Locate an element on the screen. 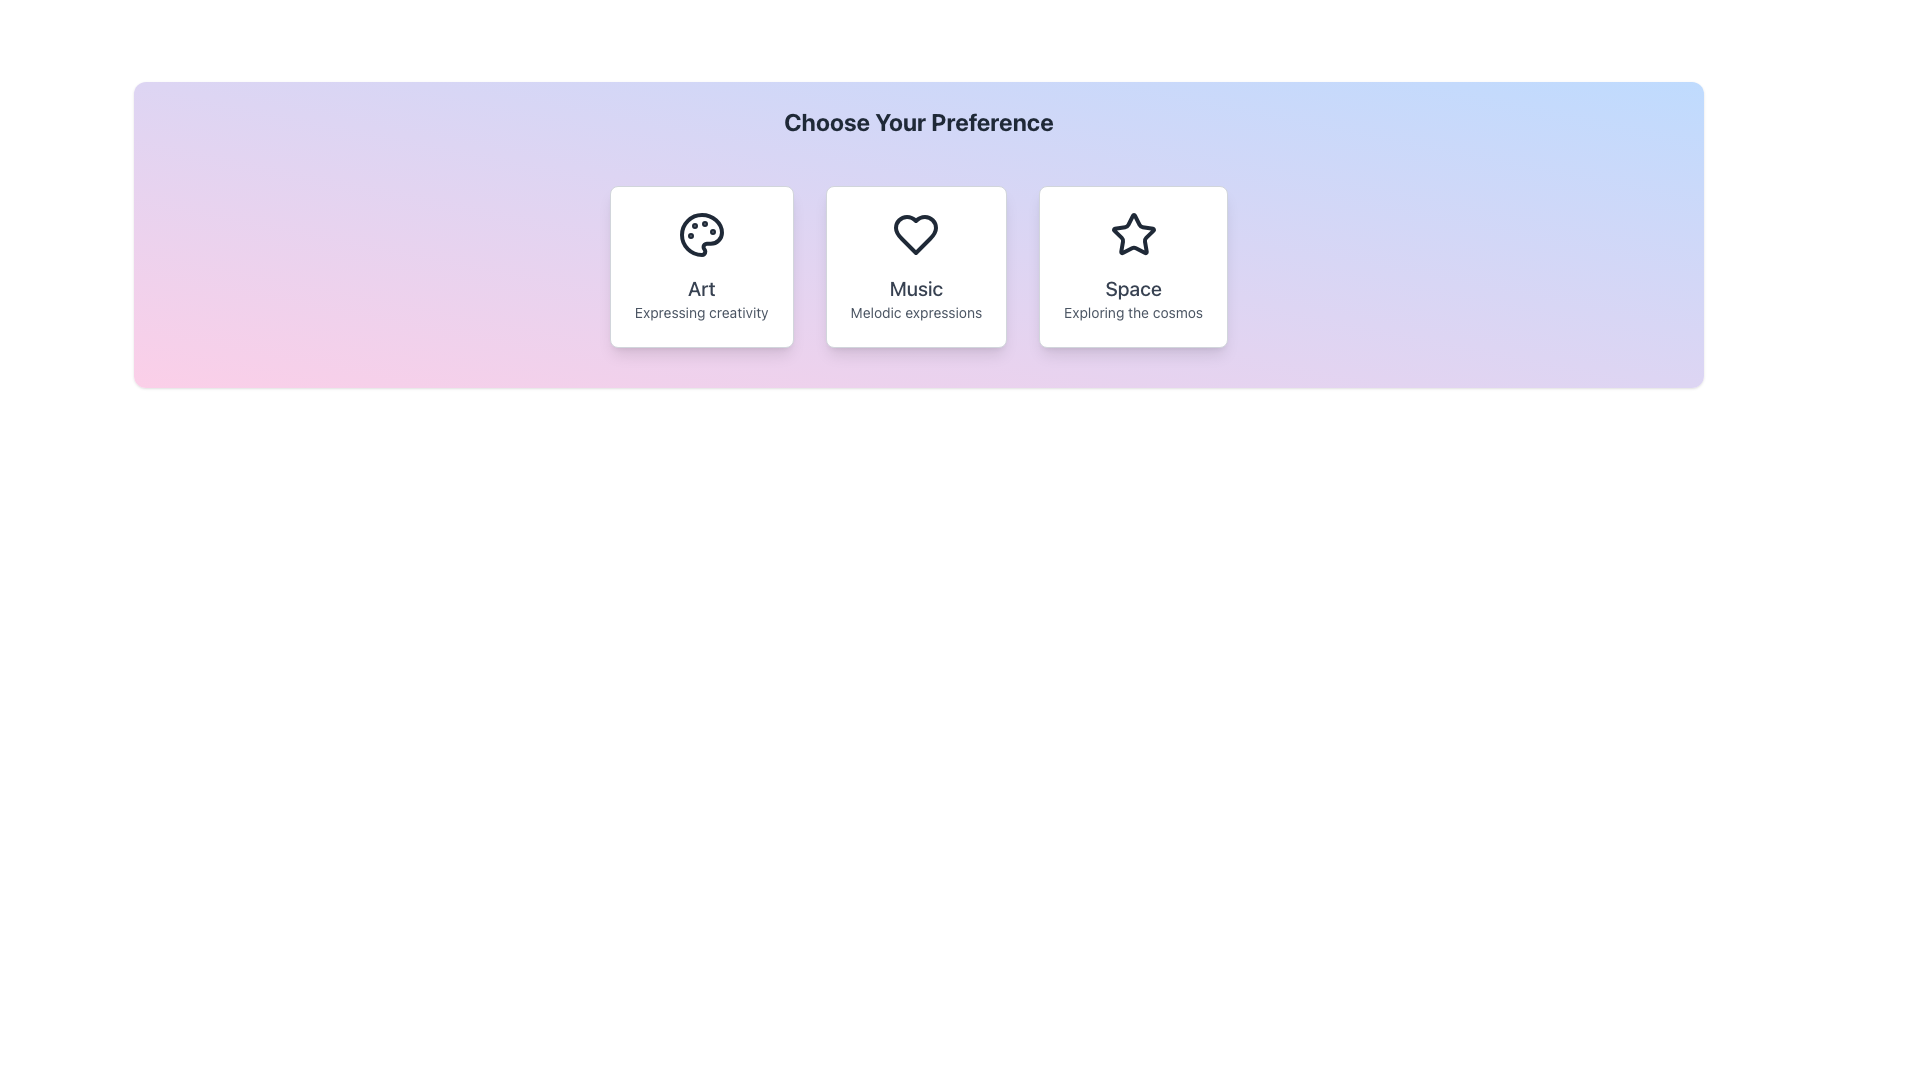 This screenshot has height=1080, width=1920. the TextBlock containing the bold text 'Music' and the smaller text 'Melodic expressions' is located at coordinates (915, 299).